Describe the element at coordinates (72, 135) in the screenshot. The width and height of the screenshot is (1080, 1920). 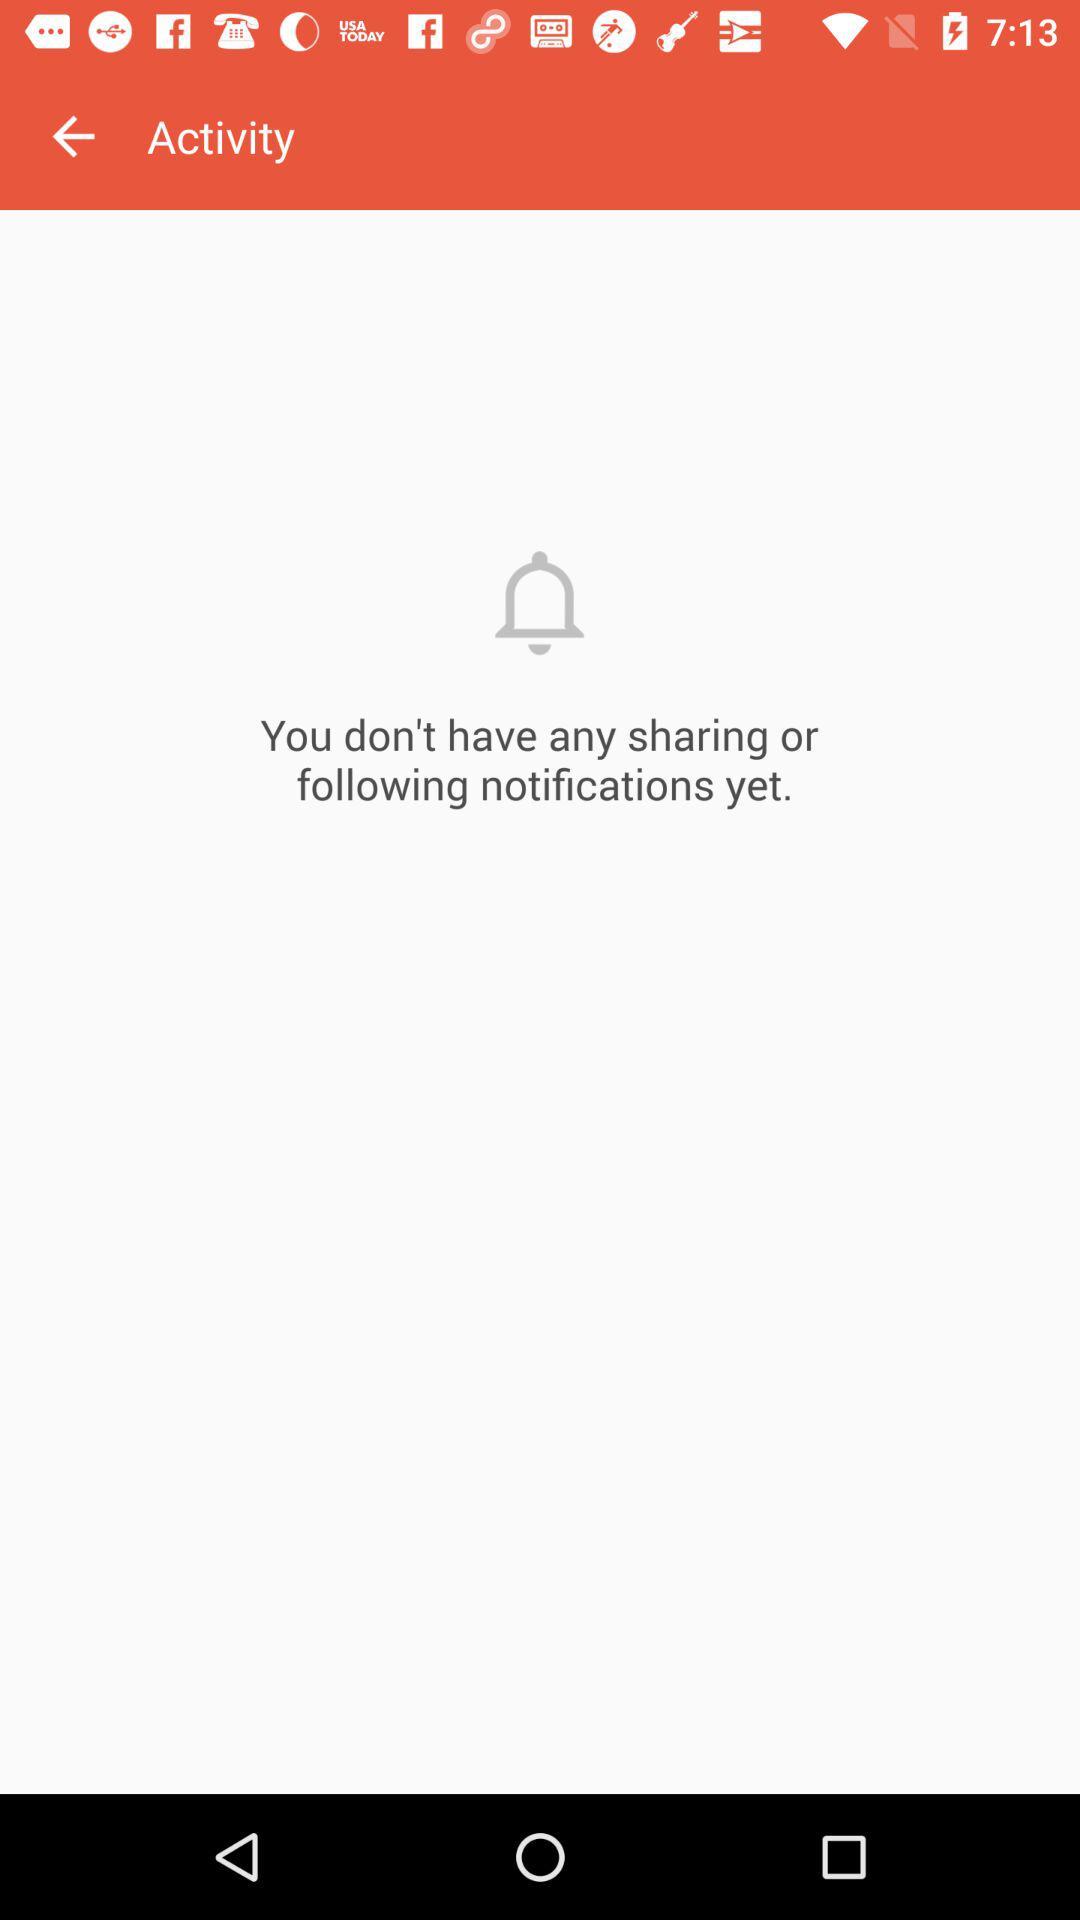
I see `icon at the top left corner` at that location.